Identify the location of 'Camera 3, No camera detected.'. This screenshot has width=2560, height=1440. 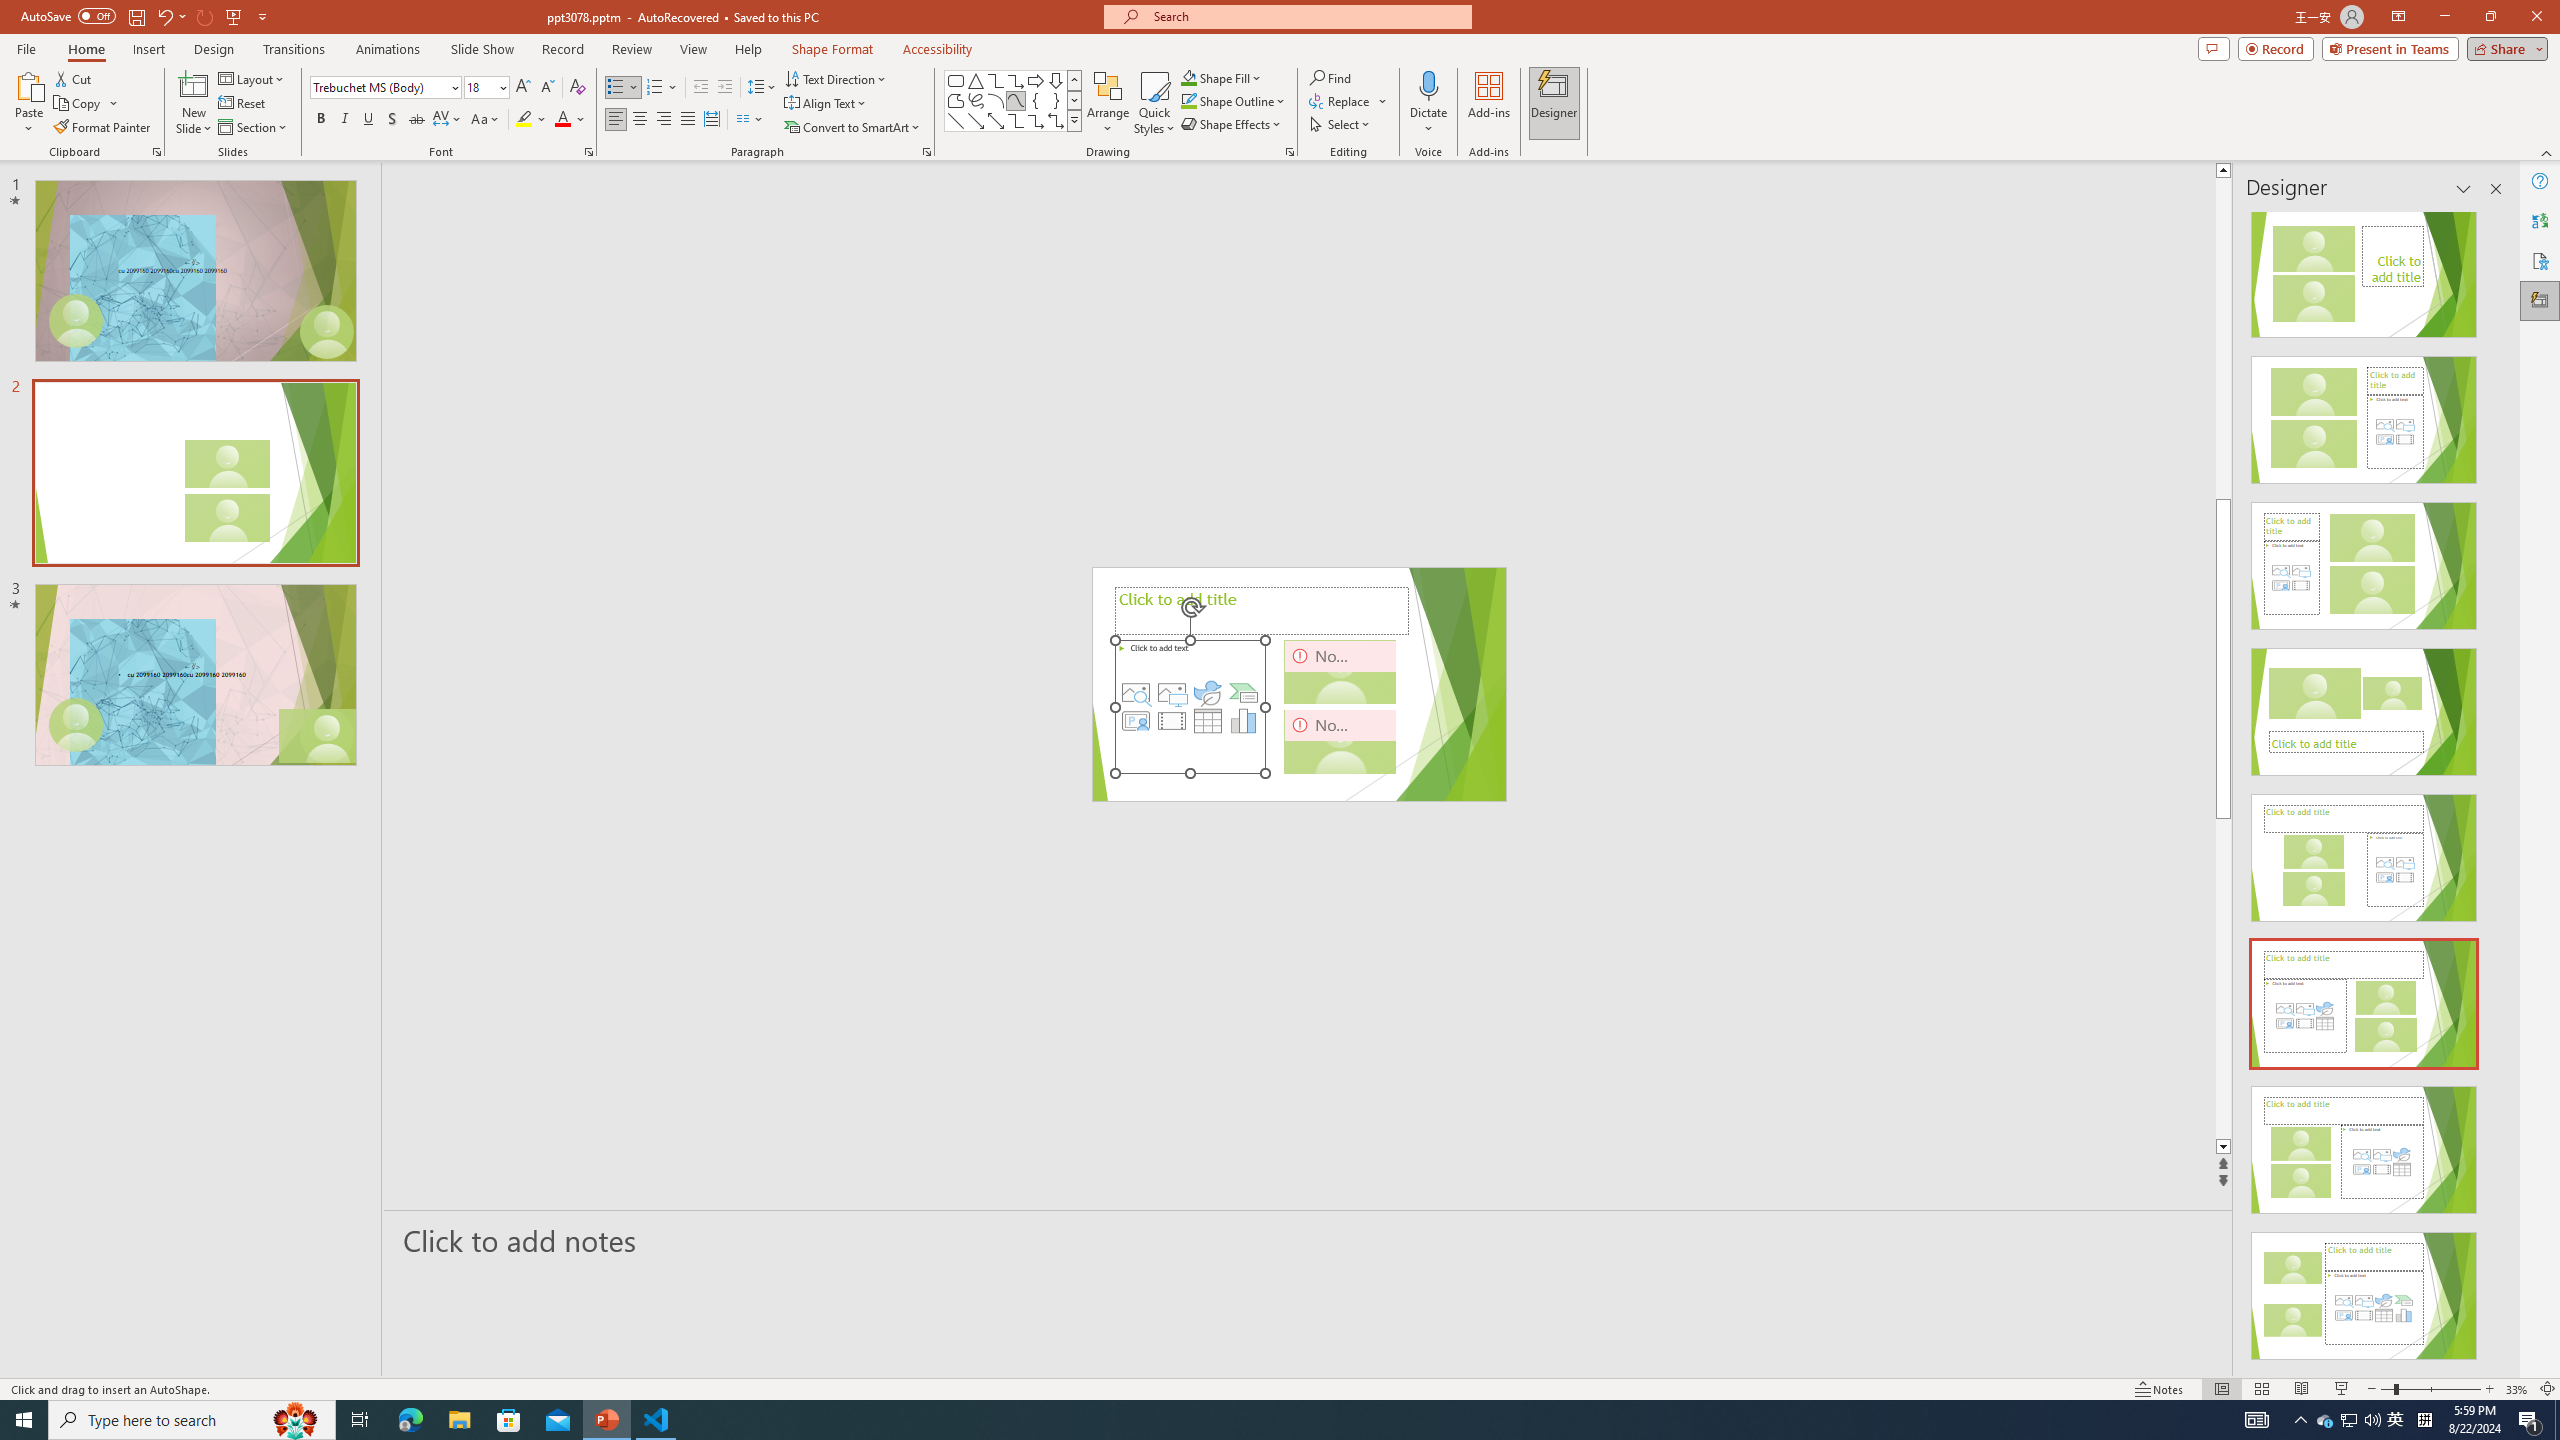
(1340, 740).